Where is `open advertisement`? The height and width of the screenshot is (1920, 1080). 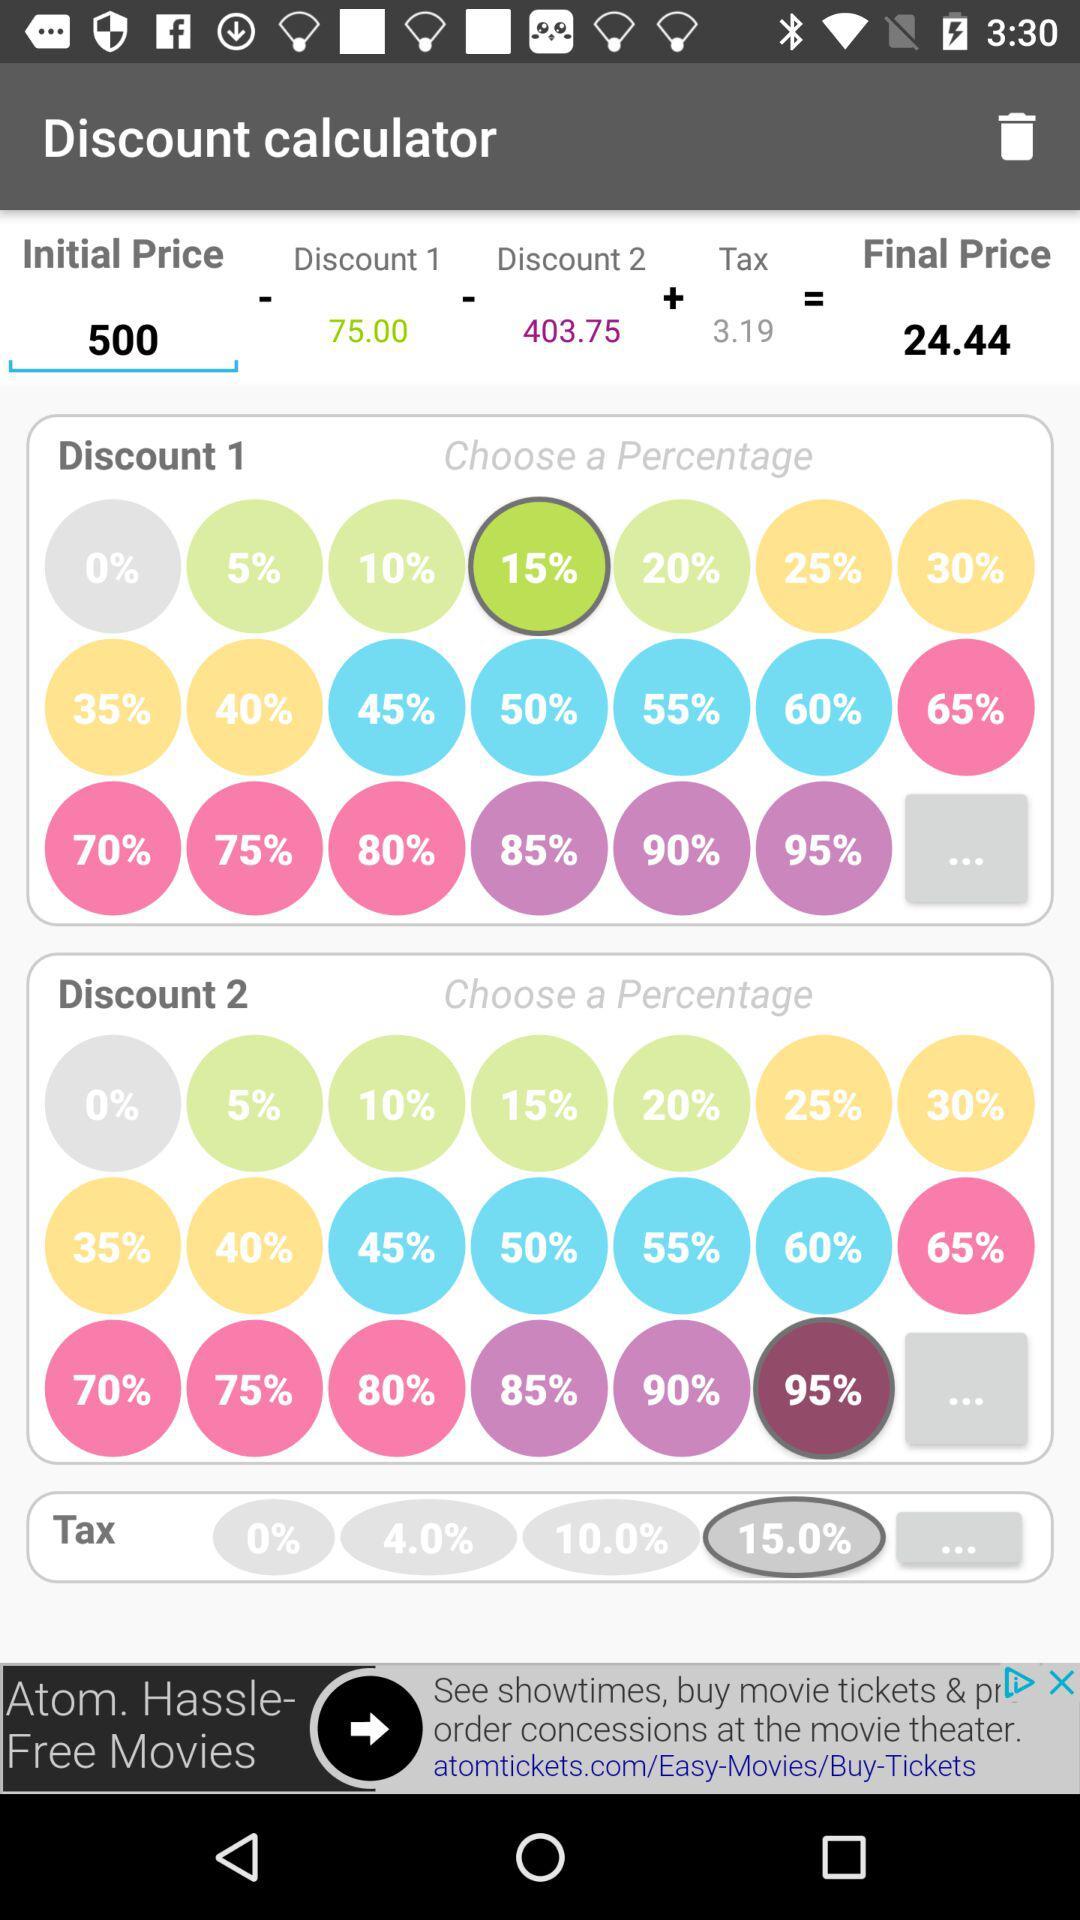 open advertisement is located at coordinates (540, 1727).